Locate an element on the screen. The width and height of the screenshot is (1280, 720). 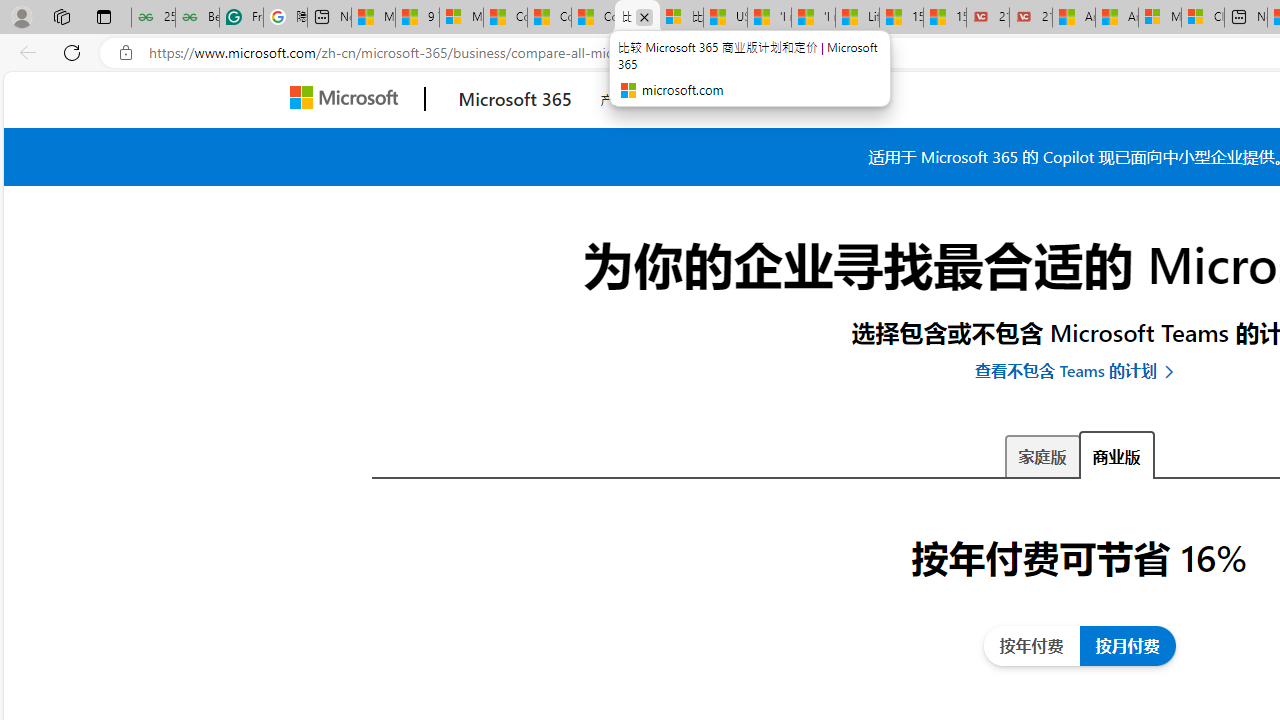
'15 Ways Modern Life Contradicts the Teachings of Jesus' is located at coordinates (944, 17).